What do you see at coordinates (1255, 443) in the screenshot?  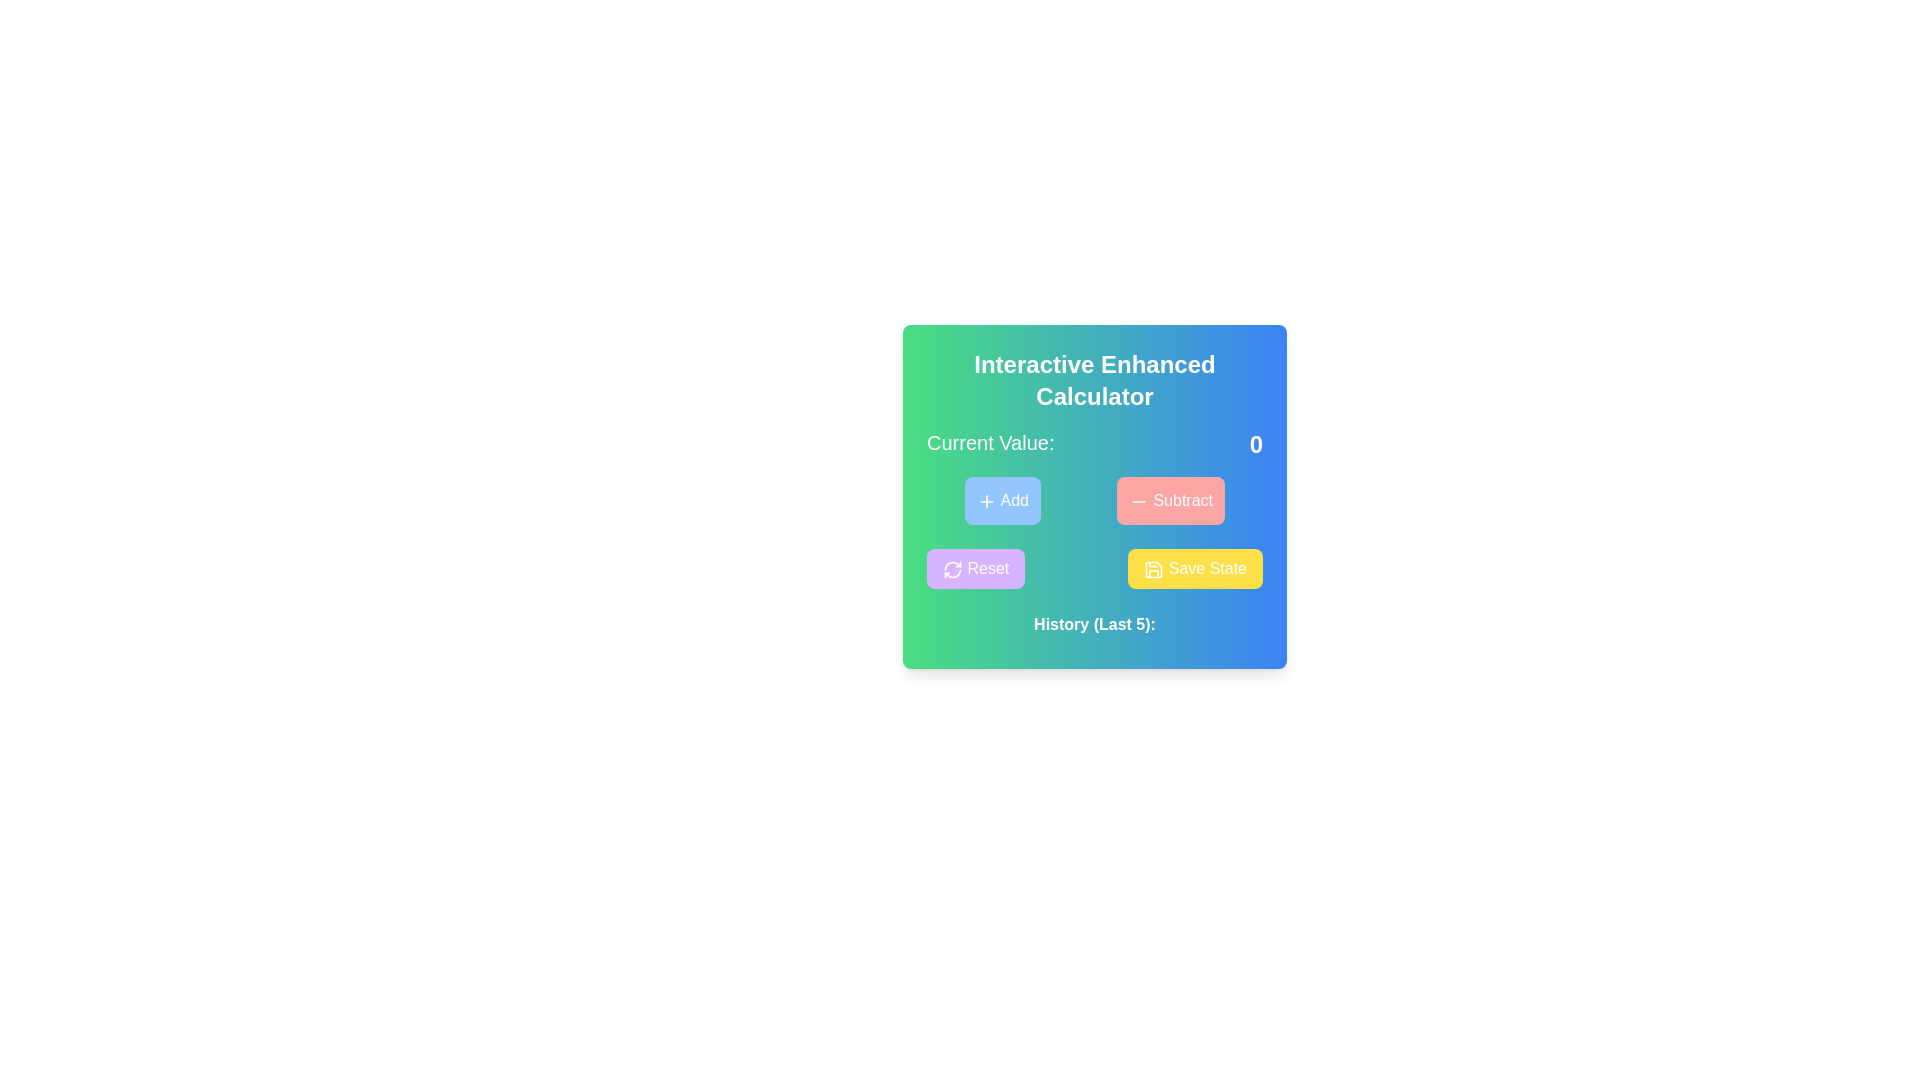 I see `the Static Text element that displays the current numeric value or status, located to the right of the phrase 'Current Value:'` at bounding box center [1255, 443].